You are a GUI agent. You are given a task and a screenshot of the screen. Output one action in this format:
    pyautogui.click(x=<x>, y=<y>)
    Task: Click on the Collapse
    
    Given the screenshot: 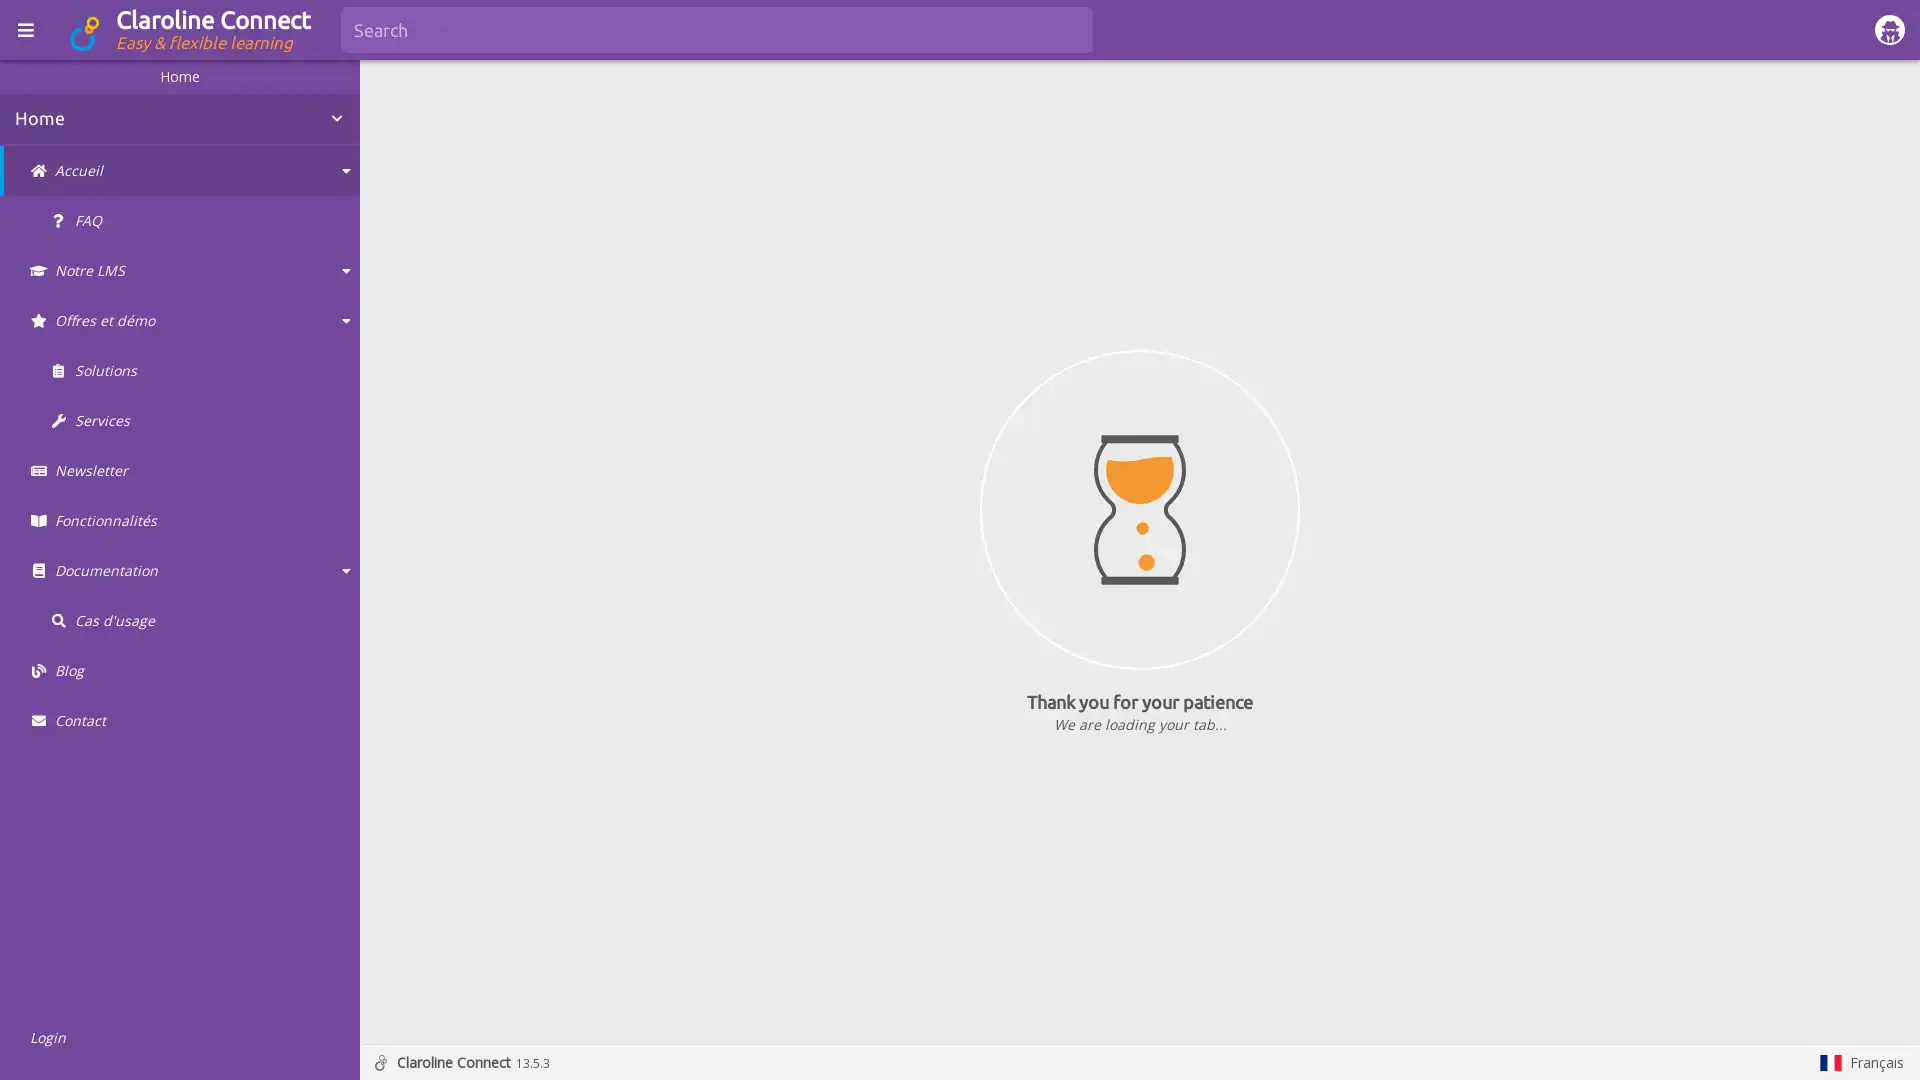 What is the action you would take?
    pyautogui.click(x=345, y=570)
    